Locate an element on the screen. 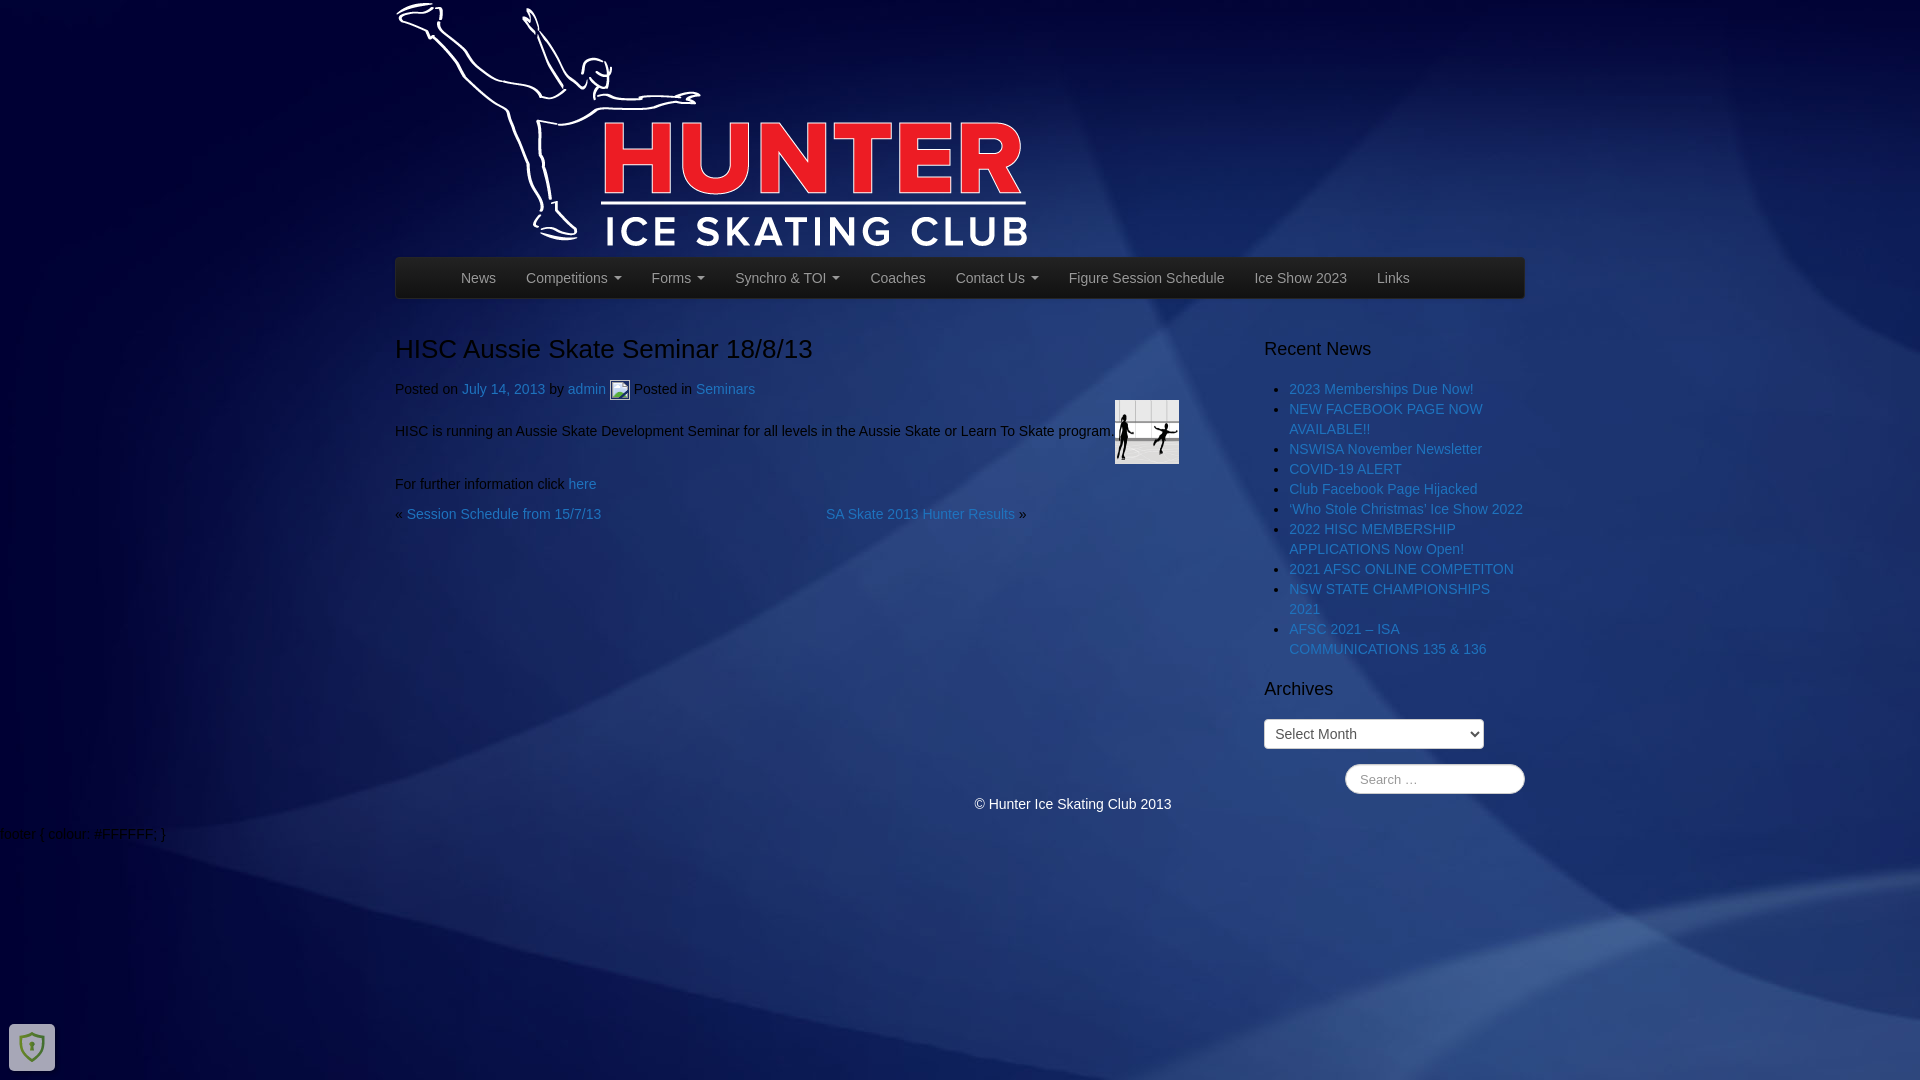  'admin' is located at coordinates (585, 389).